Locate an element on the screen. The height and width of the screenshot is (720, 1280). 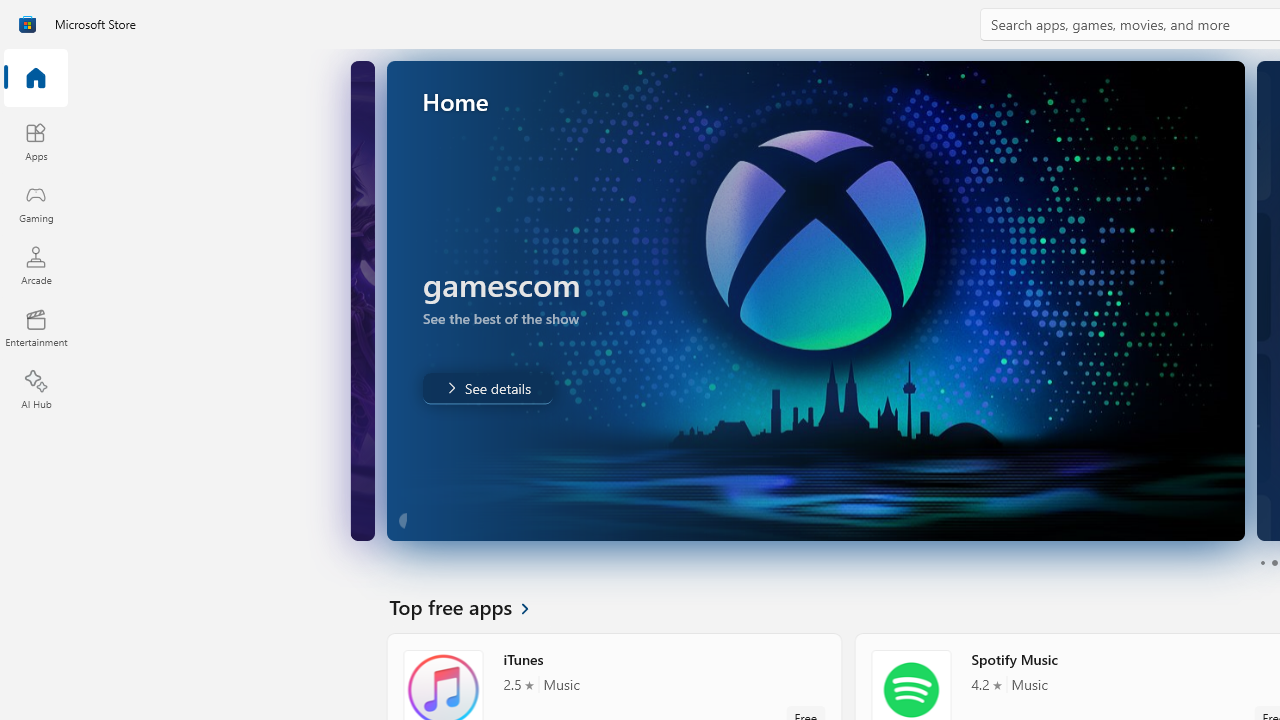
'Gaming' is located at coordinates (35, 203).